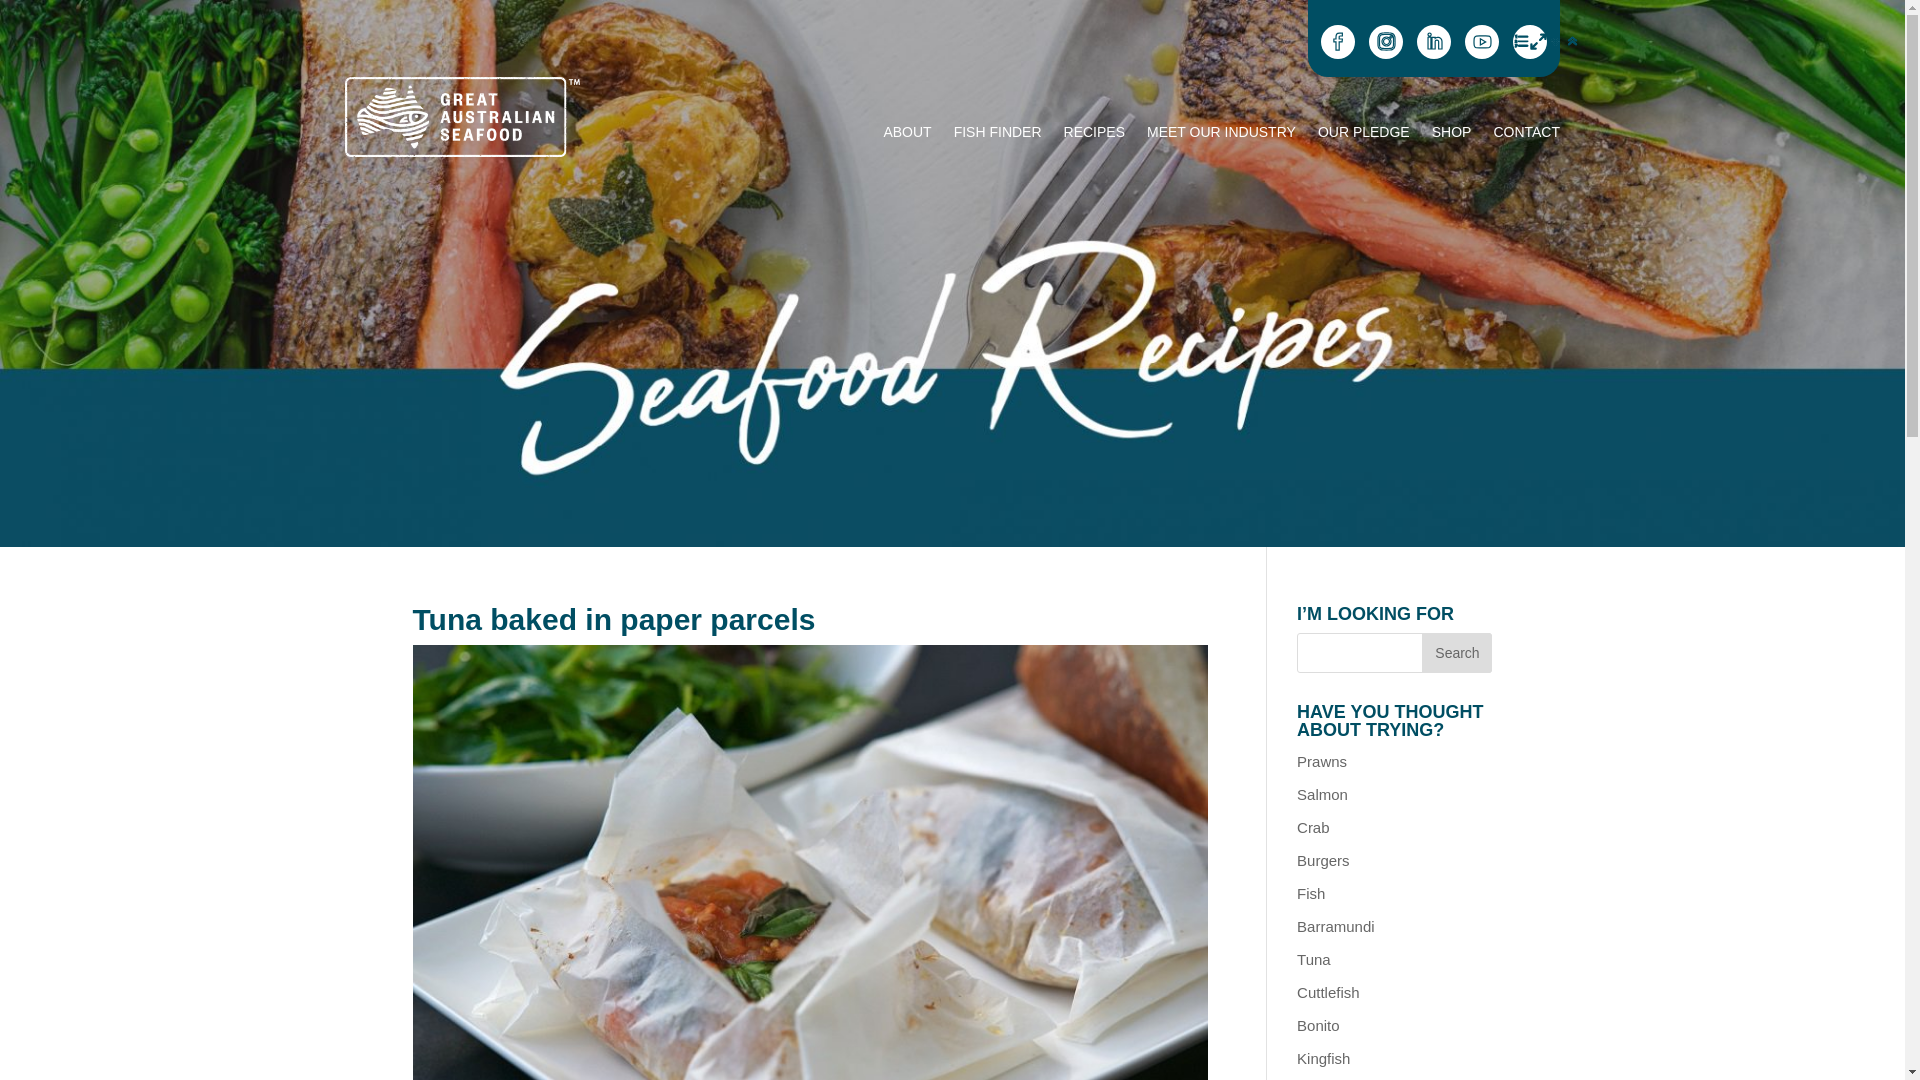 This screenshot has height=1080, width=1920. I want to click on 'Tuna', so click(1314, 958).